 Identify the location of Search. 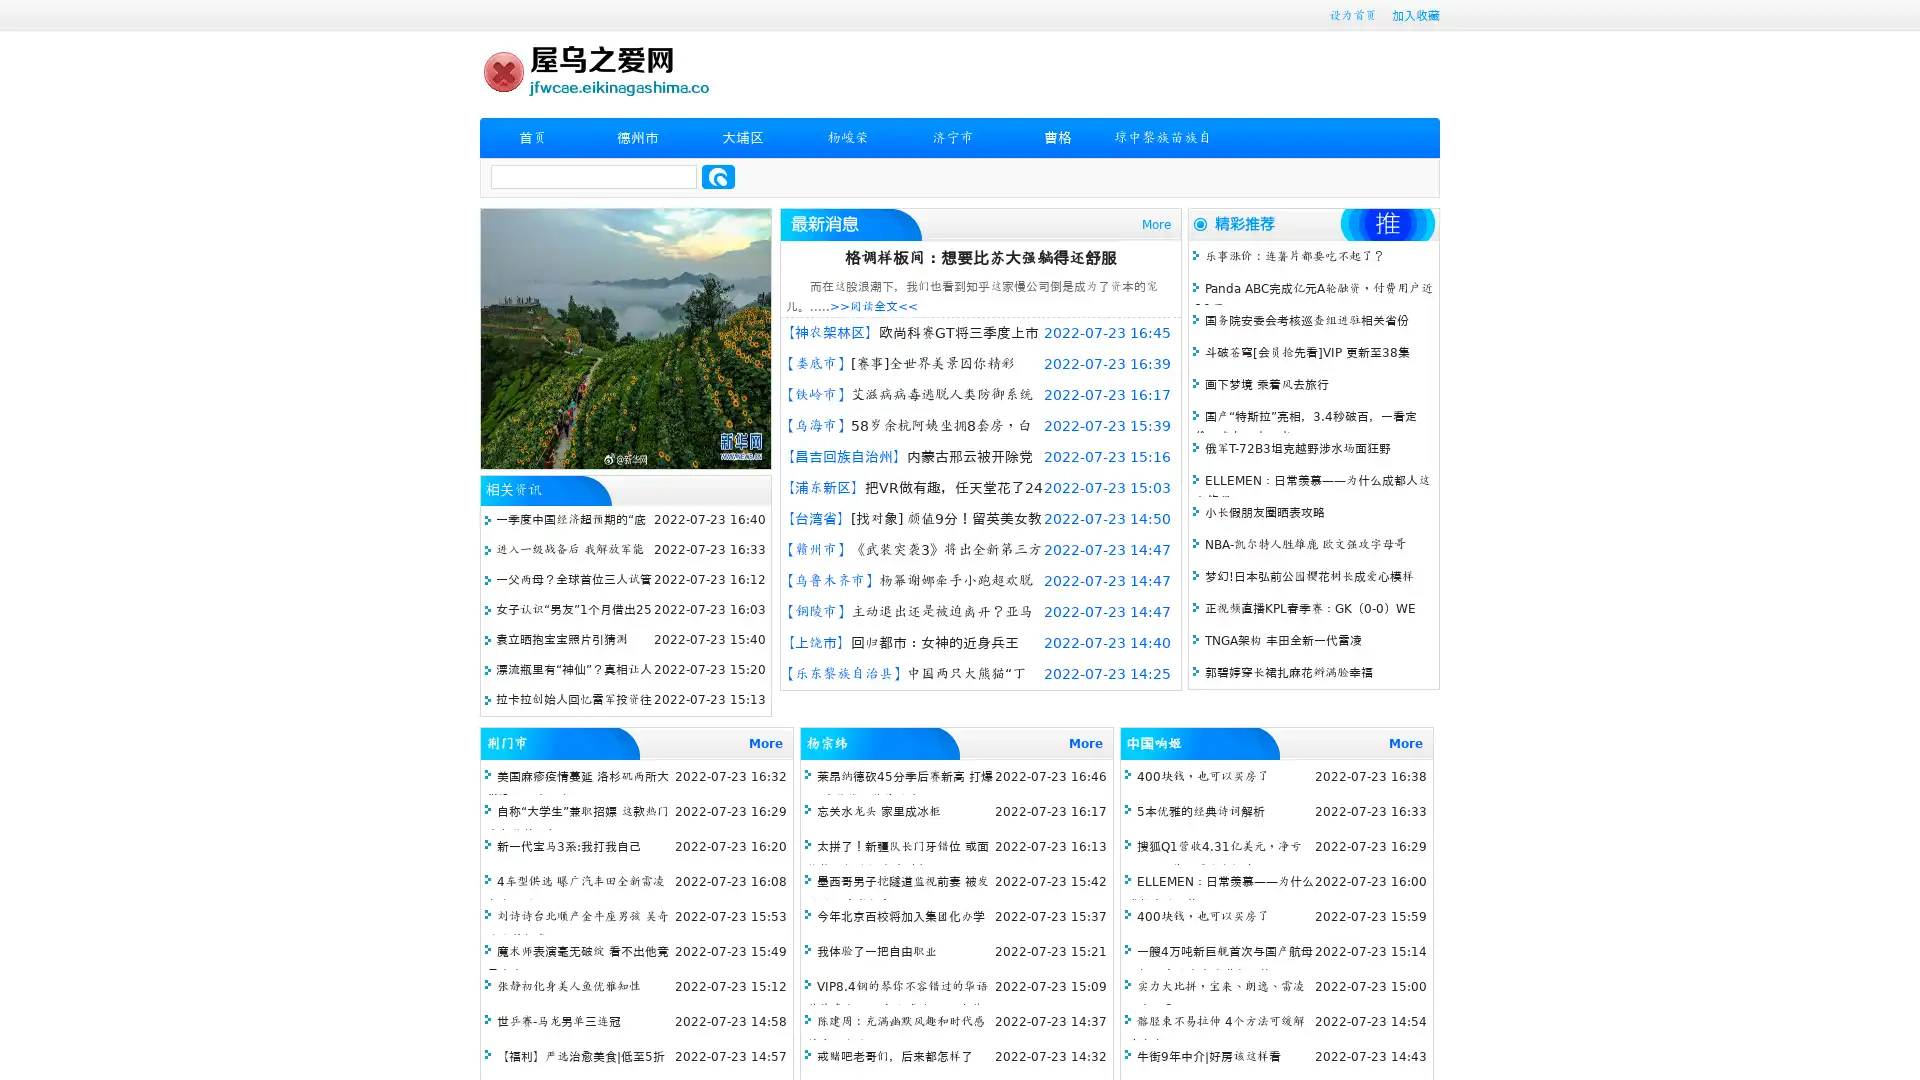
(718, 176).